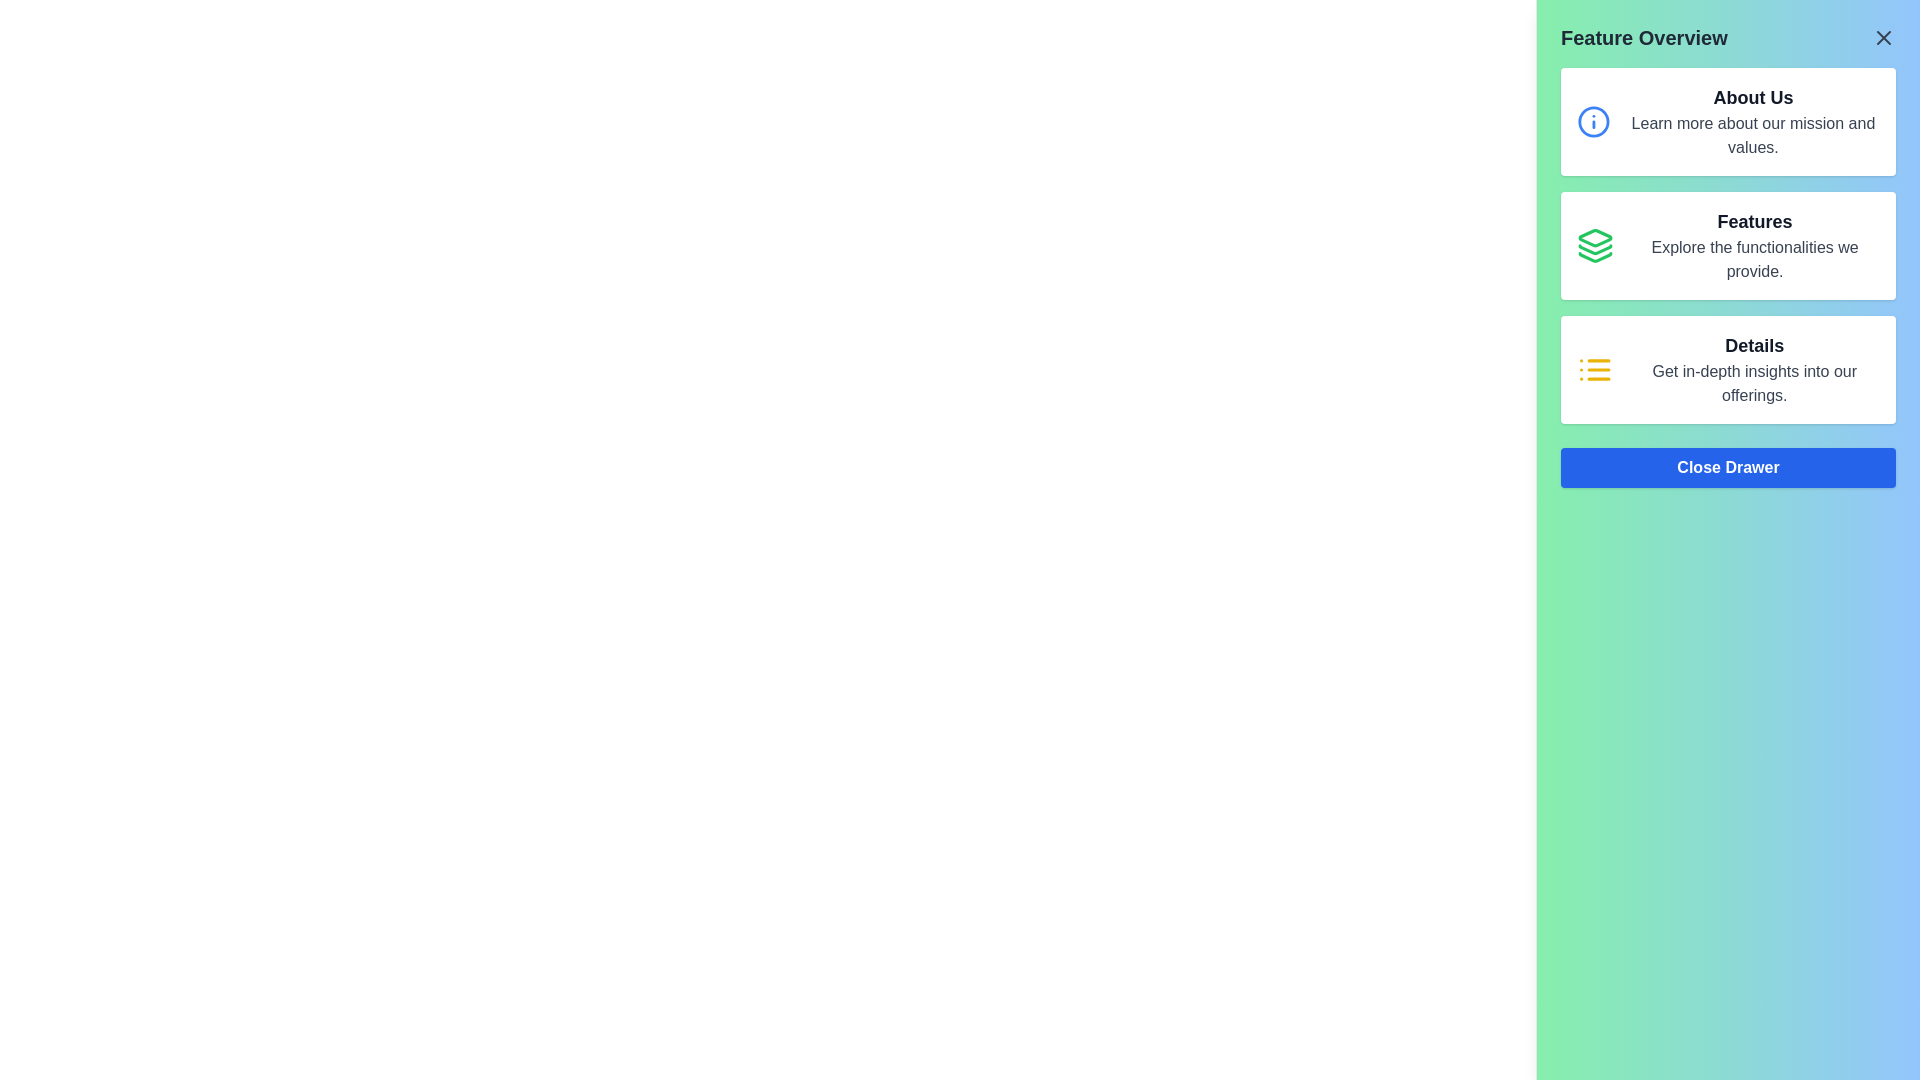  What do you see at coordinates (1727, 122) in the screenshot?
I see `information presented in the Informational card, which is the first item in the vertical list of three sections in the 'Feature Overview' drawer` at bounding box center [1727, 122].